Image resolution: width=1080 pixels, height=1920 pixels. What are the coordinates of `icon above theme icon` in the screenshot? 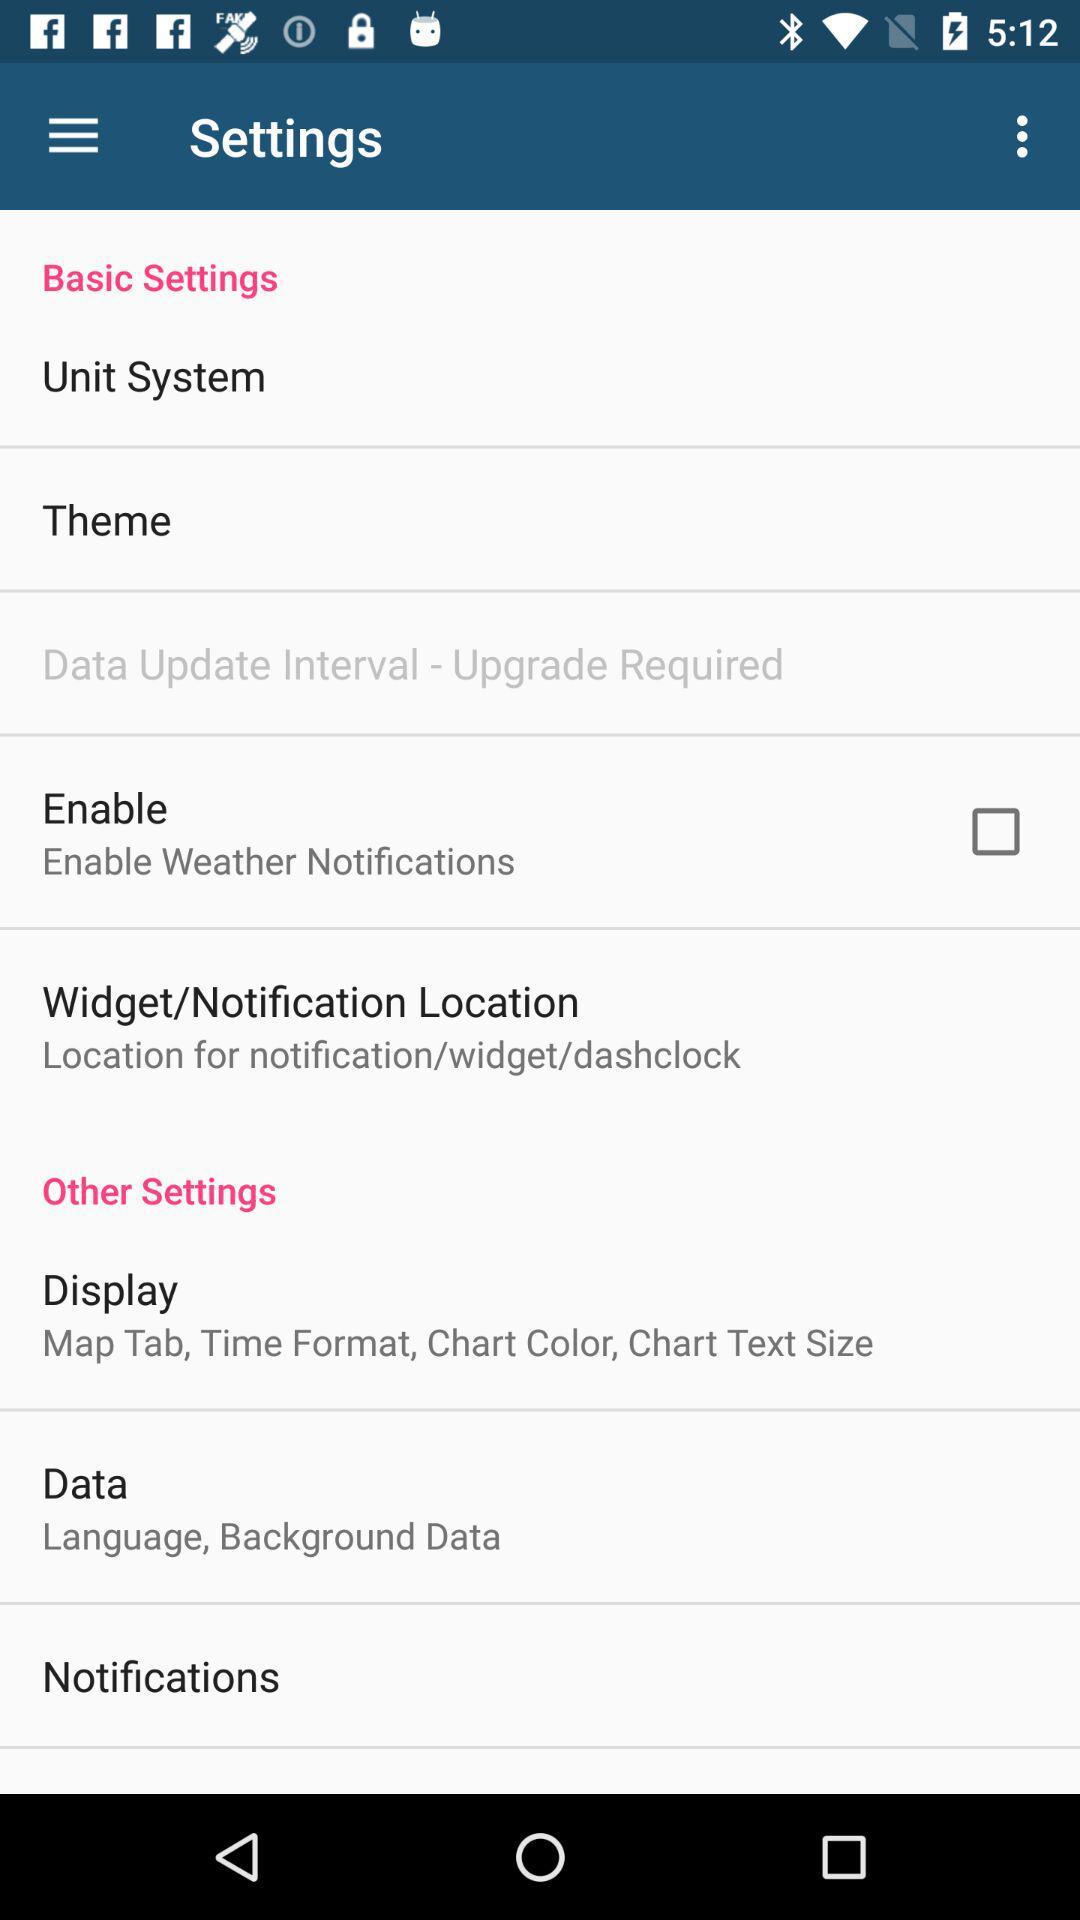 It's located at (153, 374).